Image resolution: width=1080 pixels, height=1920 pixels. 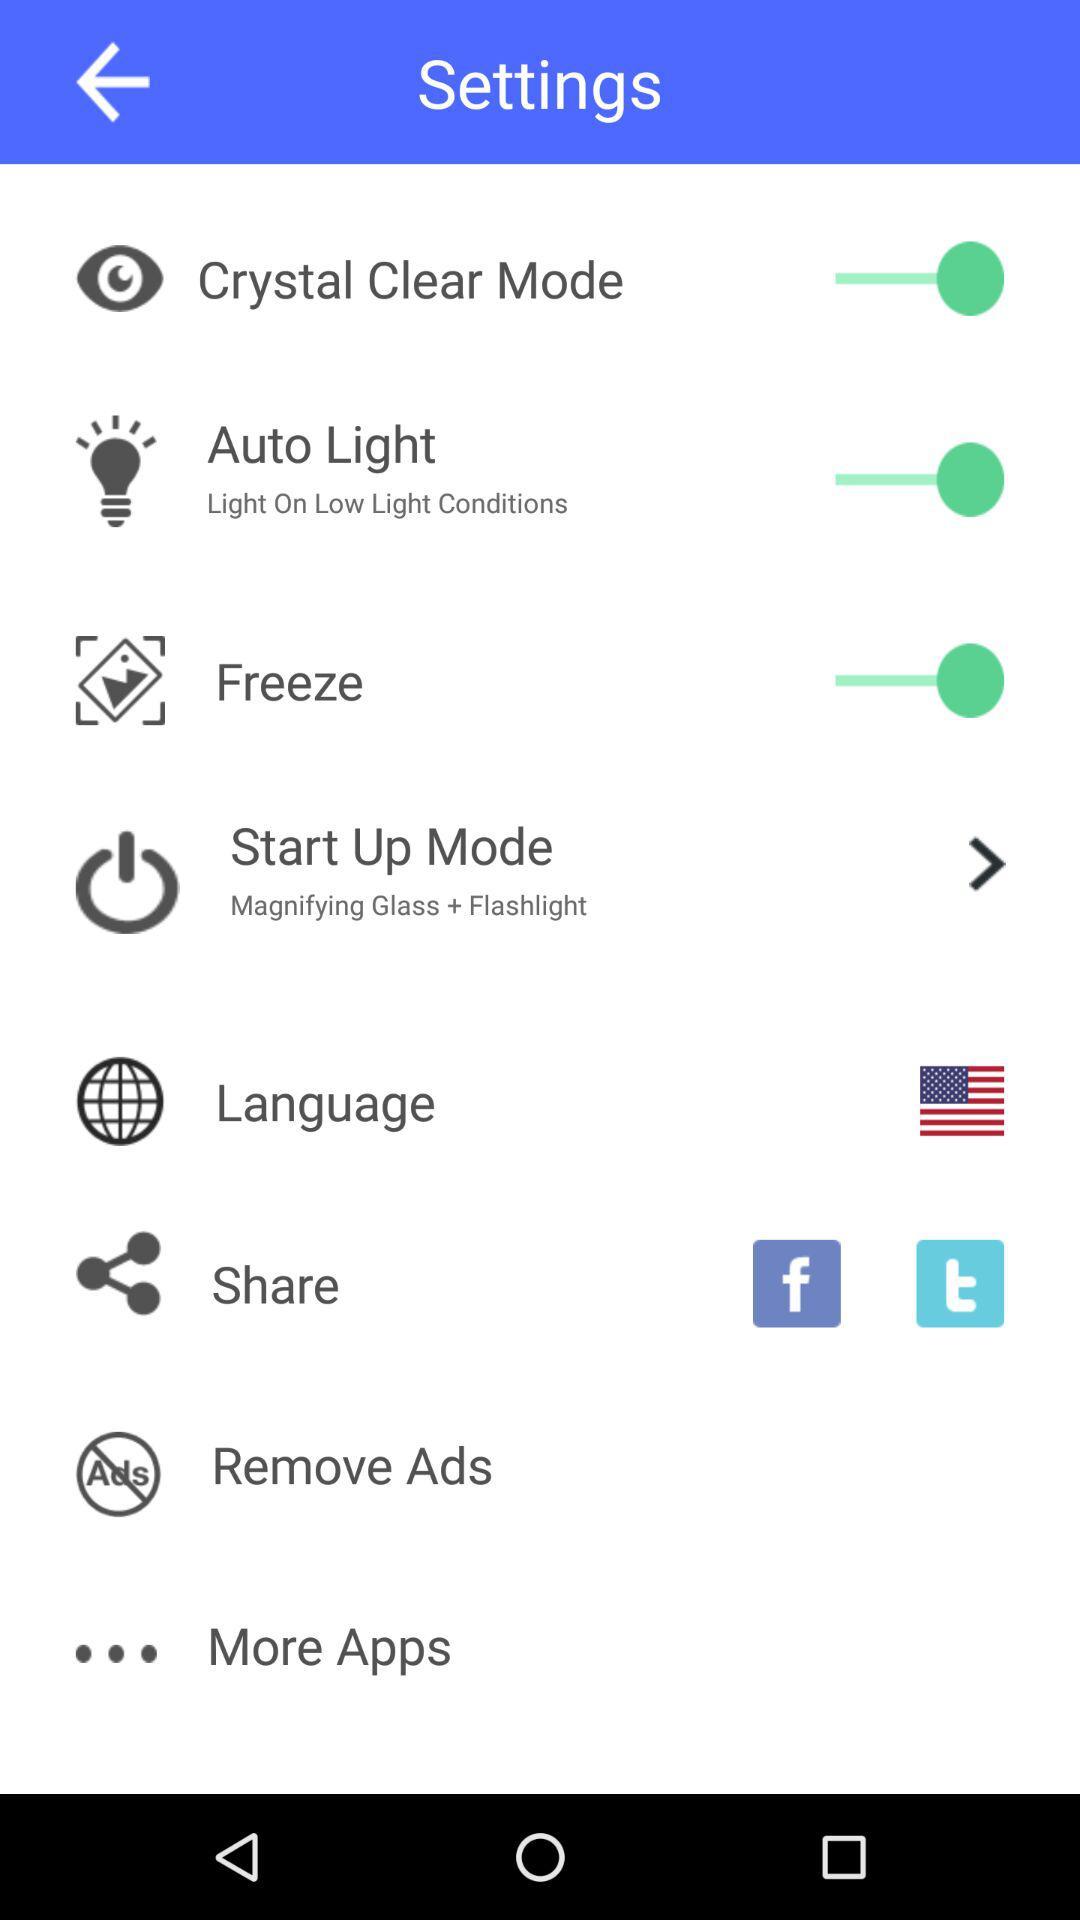 I want to click on the item next to crystal clear mode, so click(x=919, y=277).